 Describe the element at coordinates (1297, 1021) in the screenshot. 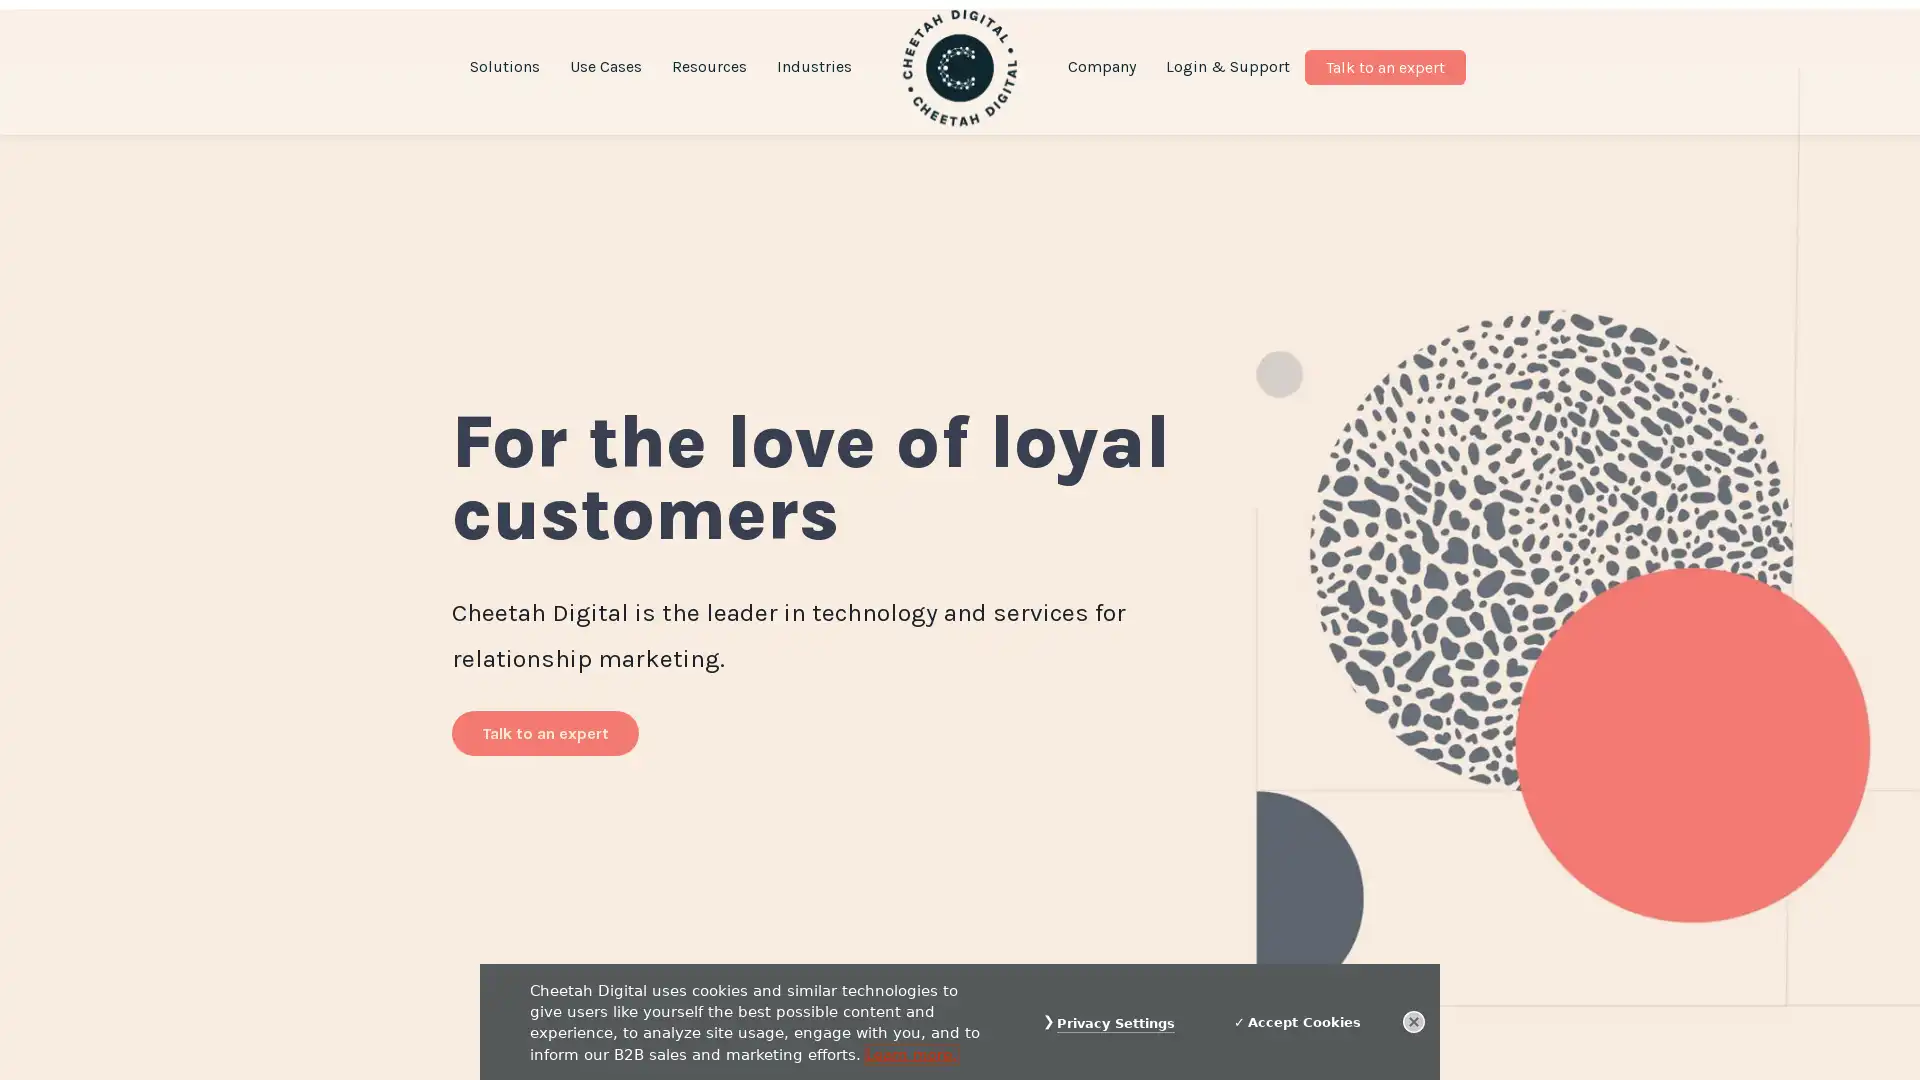

I see `Accept Cookies` at that location.